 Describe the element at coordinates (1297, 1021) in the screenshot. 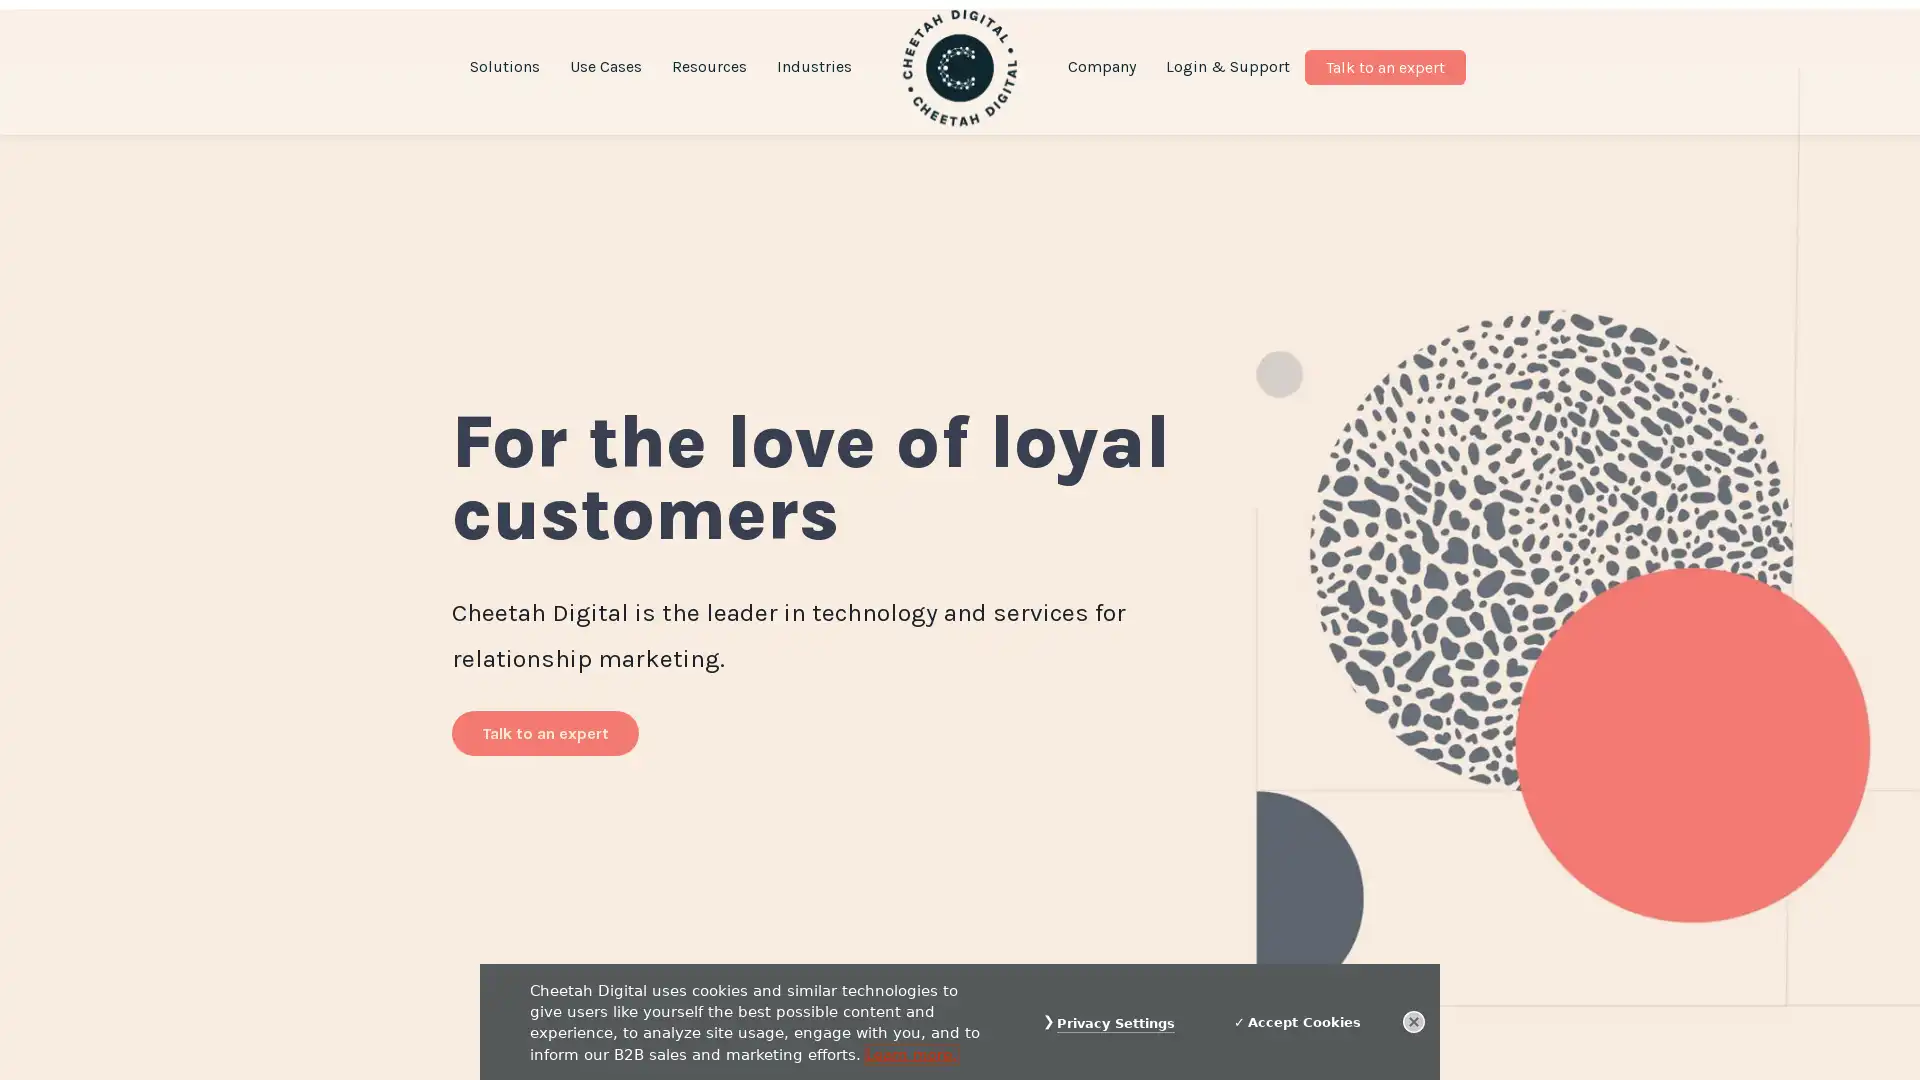

I see `Accept Cookies` at that location.